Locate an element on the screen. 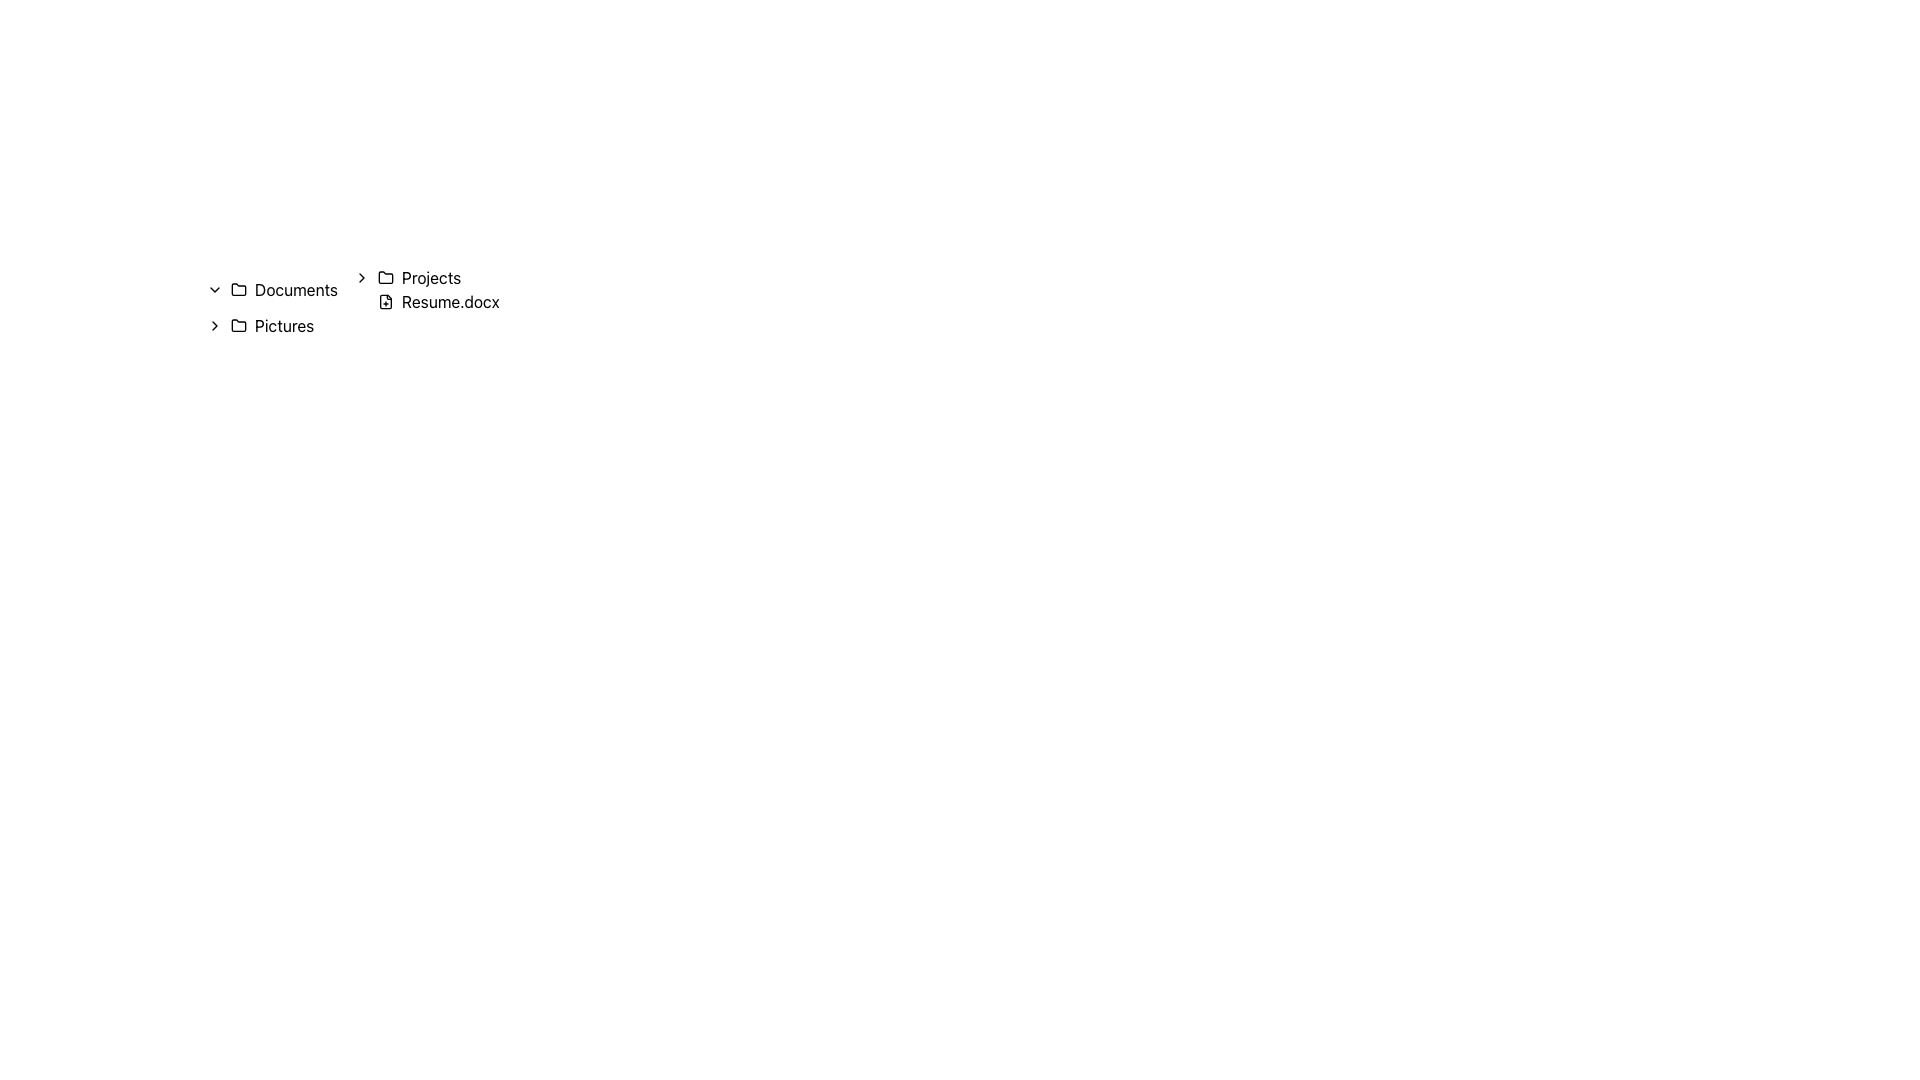 Image resolution: width=1920 pixels, height=1080 pixels. the file item entry labeled 'Resume.docx' located under the 'Projects' directory is located at coordinates (417, 301).